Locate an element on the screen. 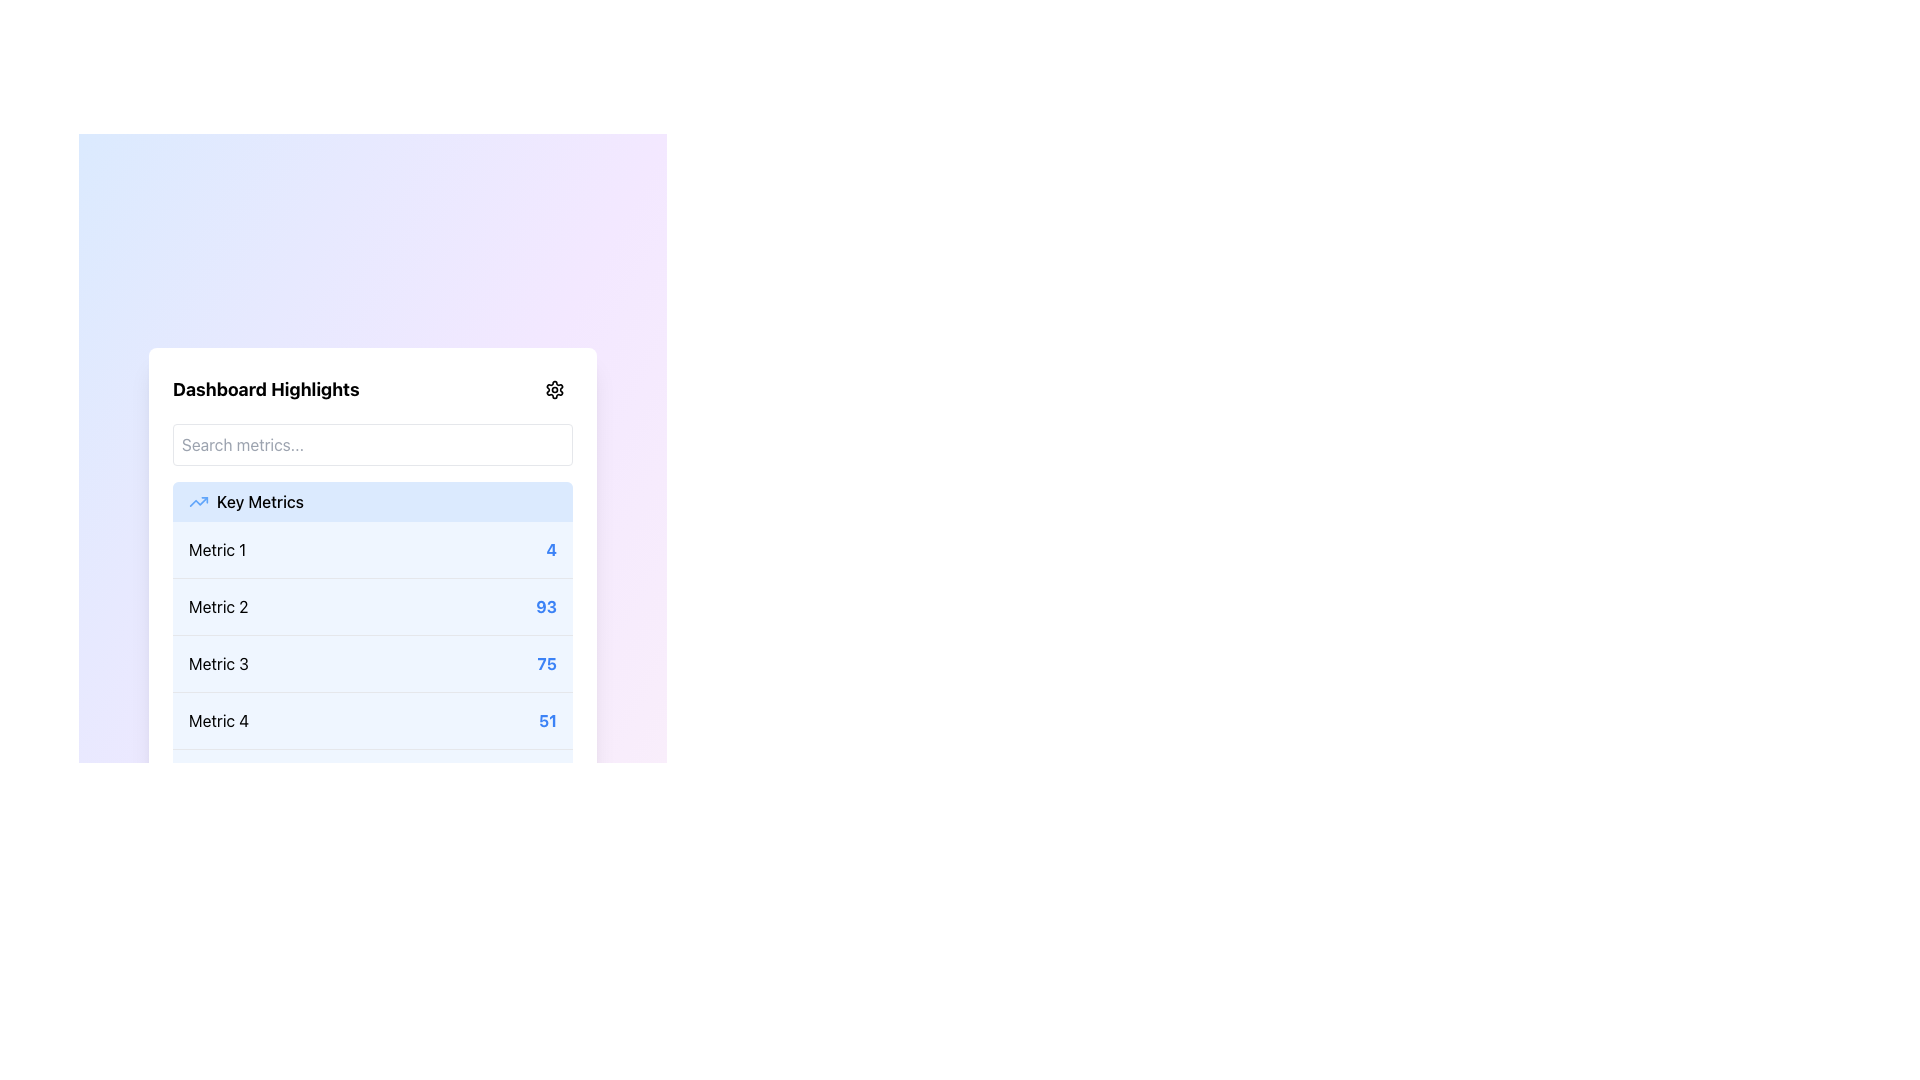  the fourth list item displaying a metric's name and value, located between 'Metric 3' with value '75' and 'Metric 5' with value '94.' is located at coordinates (373, 720).